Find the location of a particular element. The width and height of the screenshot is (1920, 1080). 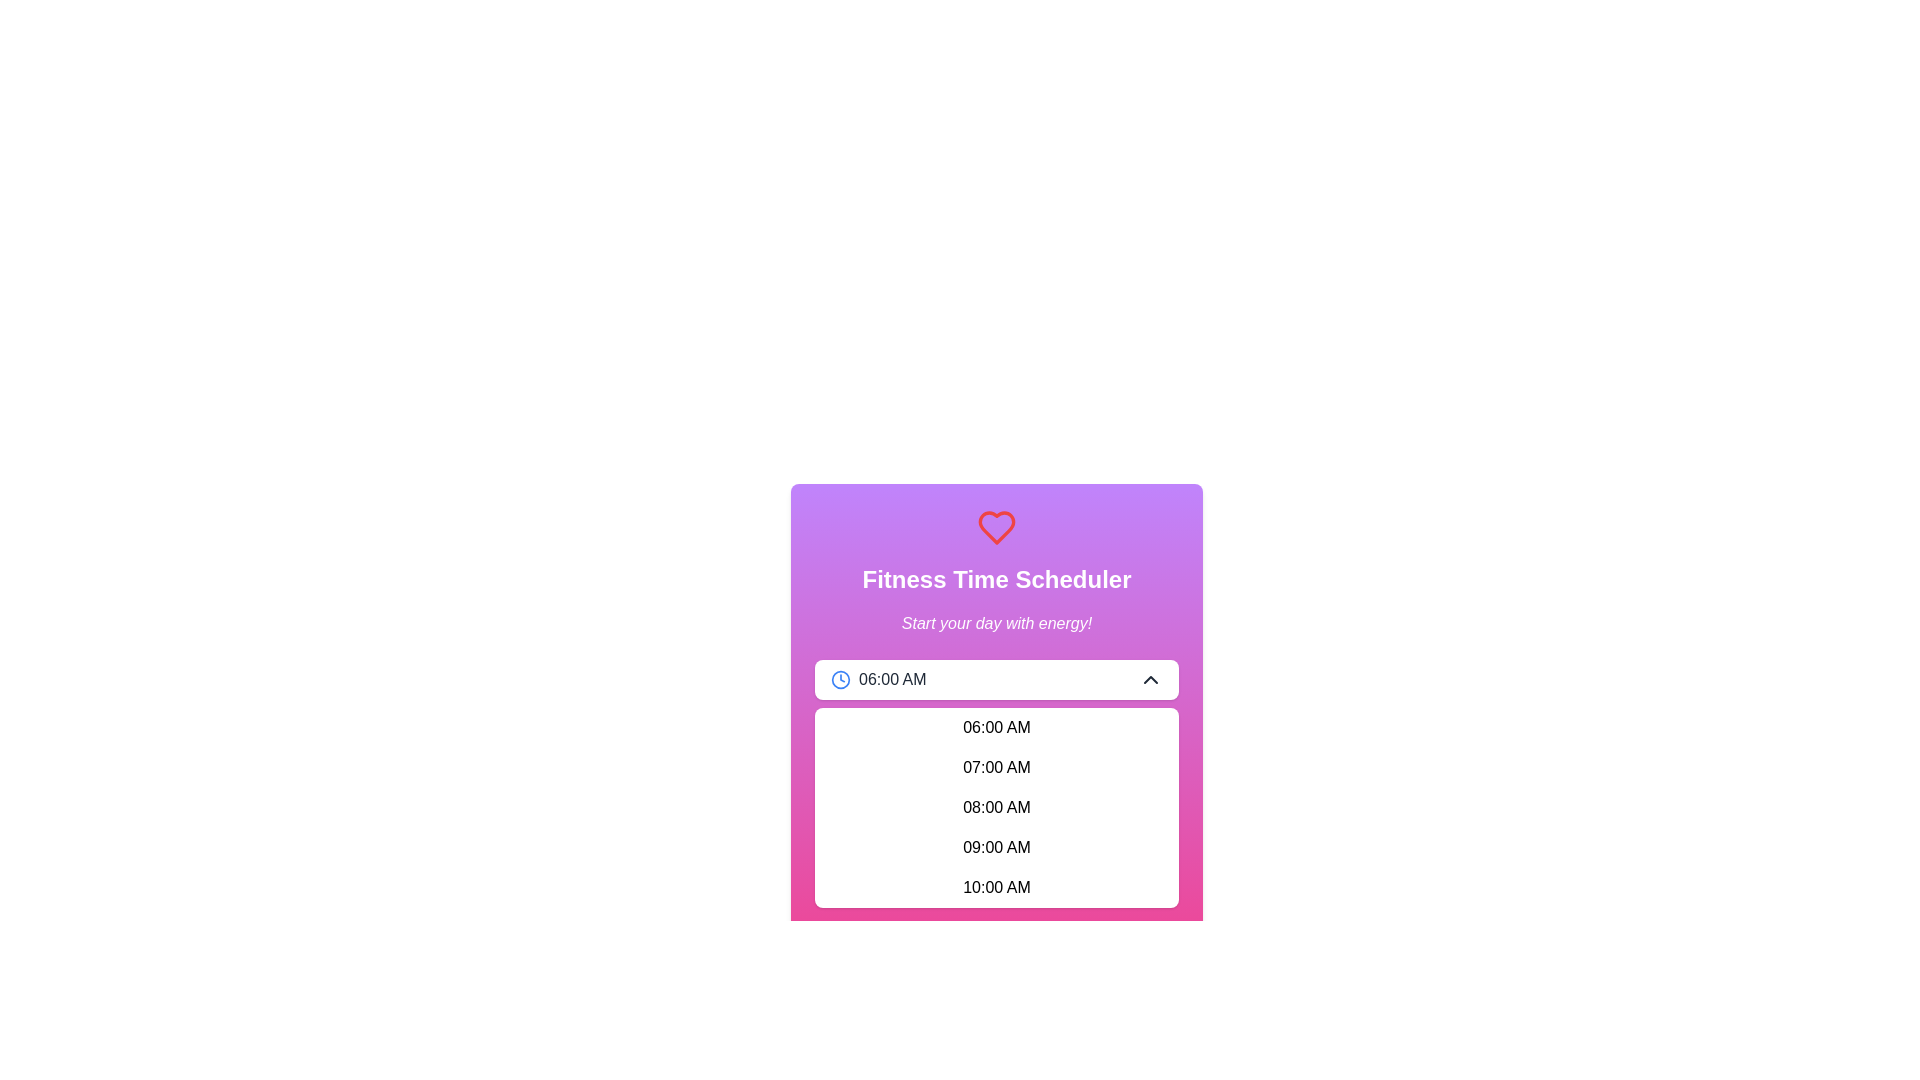

the header element containing the red heart icon and the text 'Fitness Time Scheduler', visually engaging with its appearance is located at coordinates (997, 551).